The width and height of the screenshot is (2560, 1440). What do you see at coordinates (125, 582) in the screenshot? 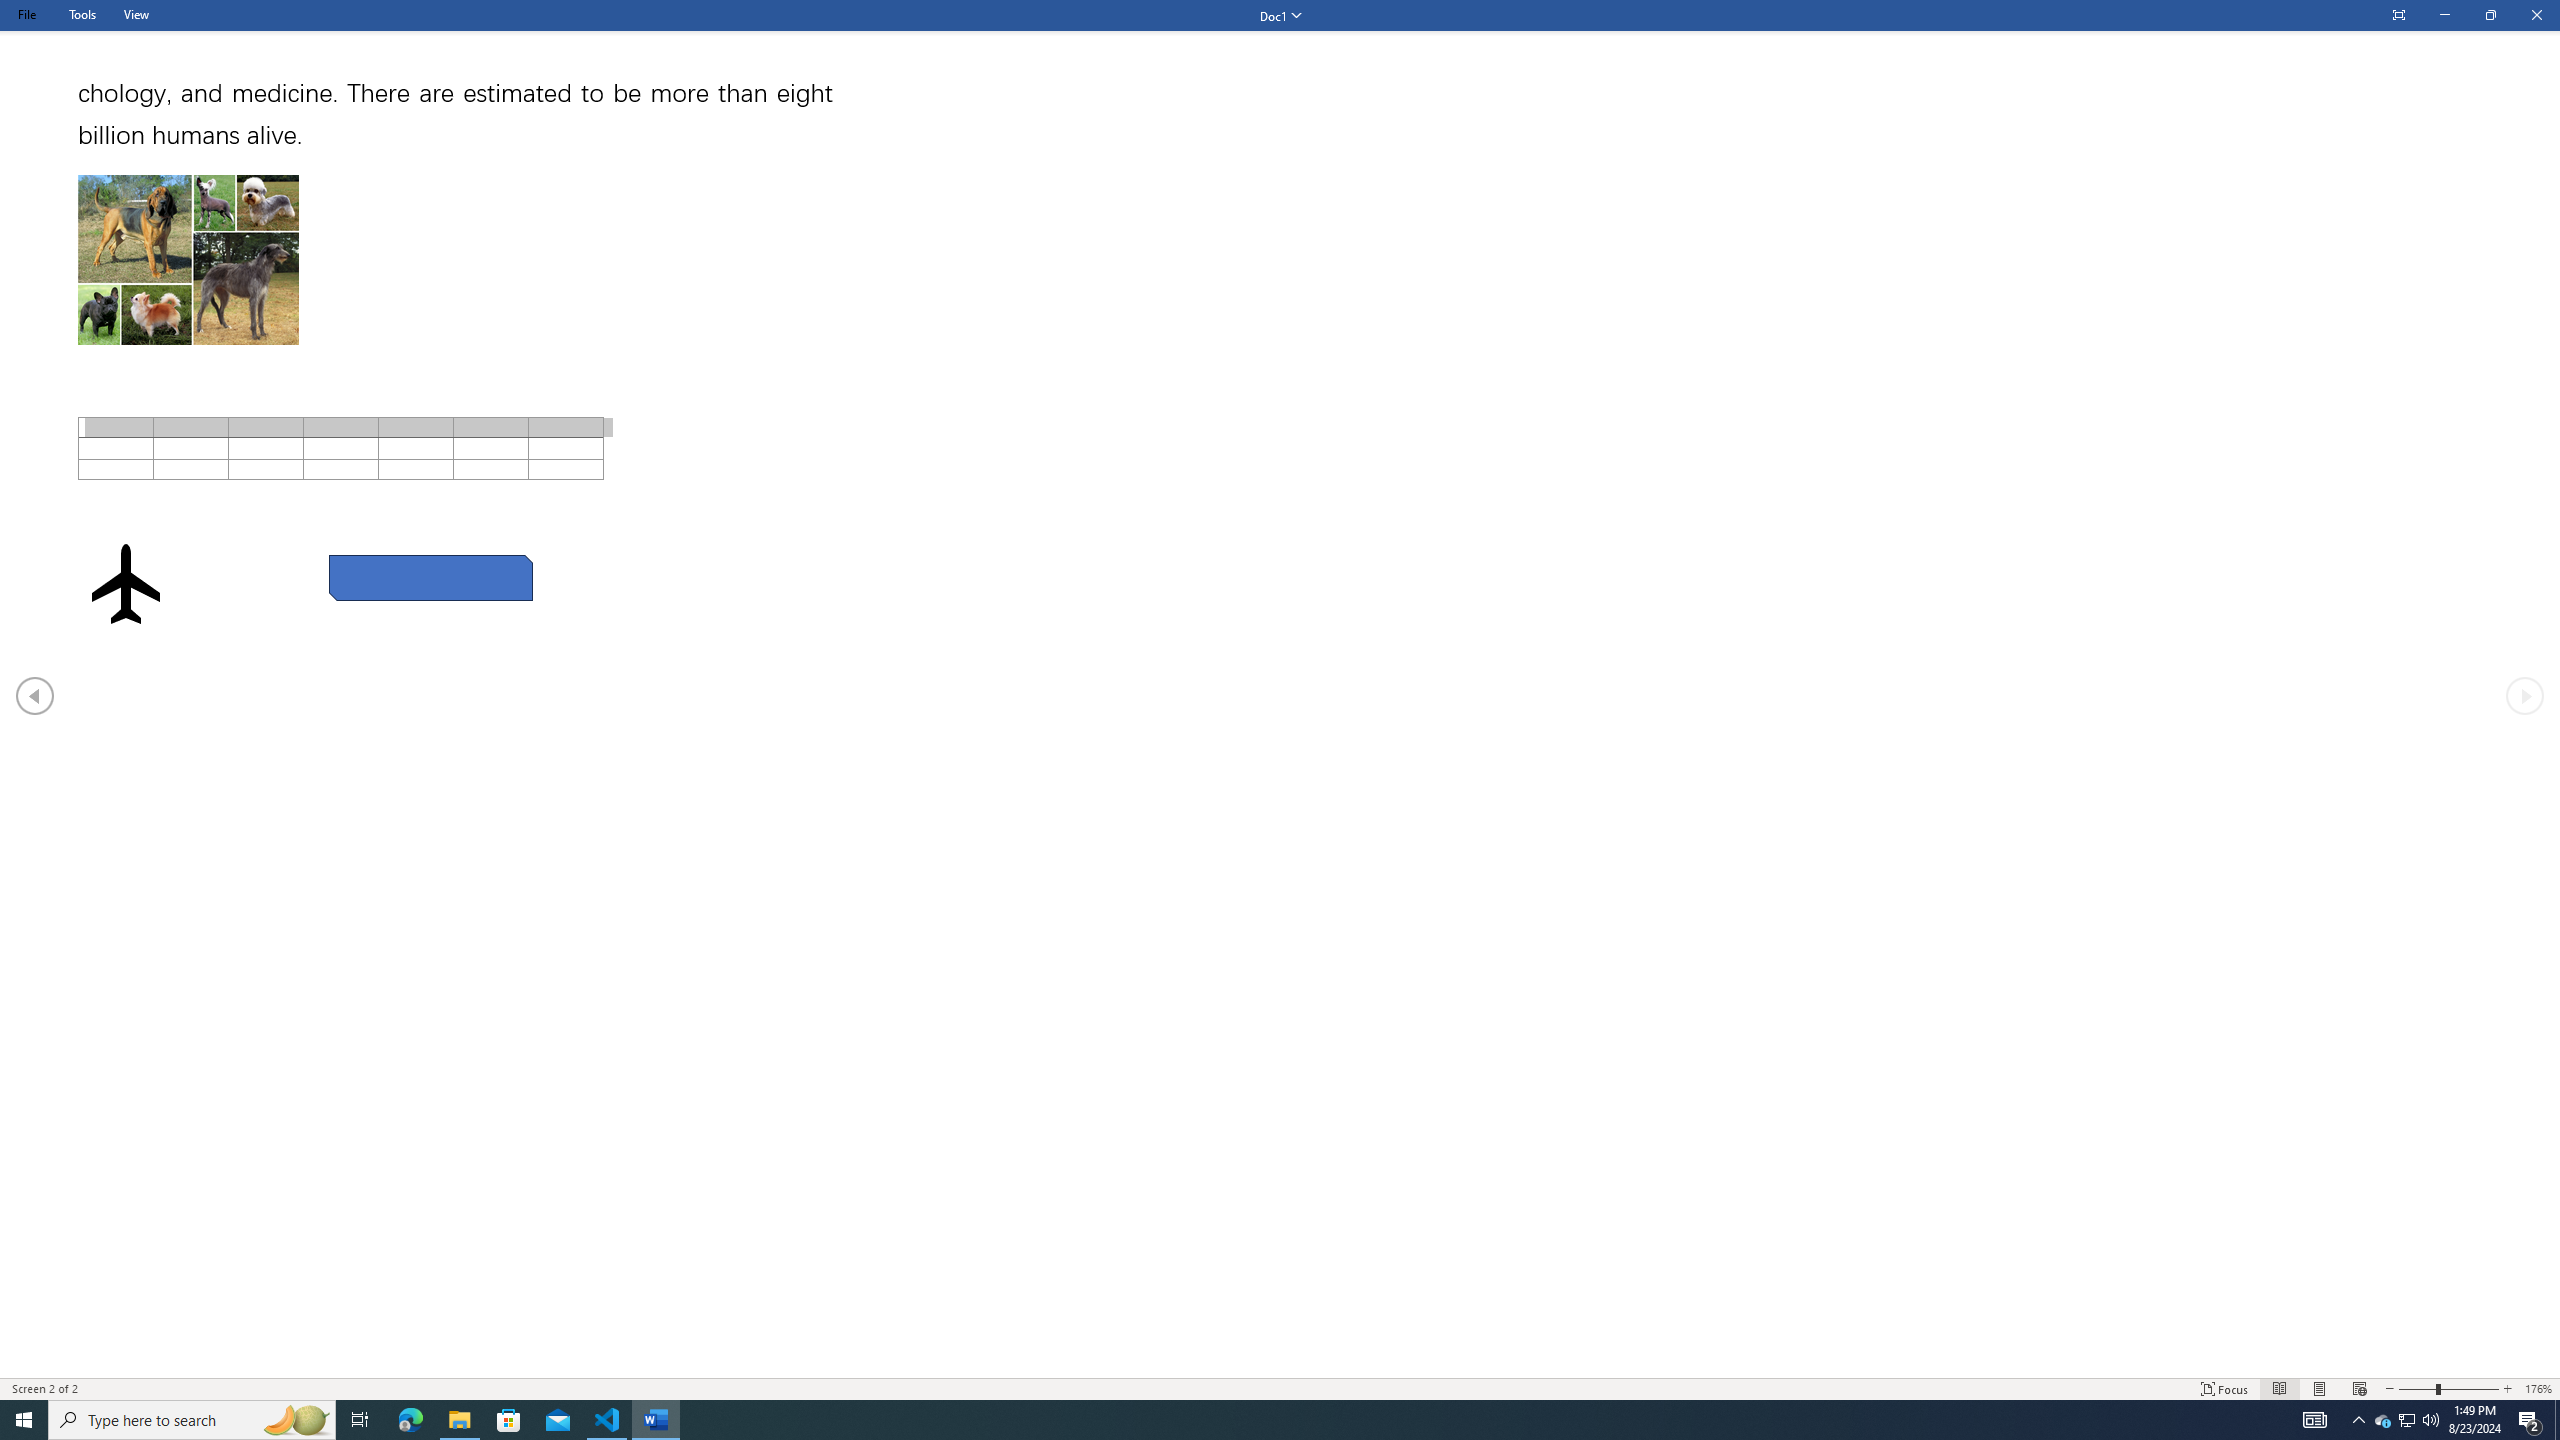
I see `'Airplane with solid fill'` at bounding box center [125, 582].